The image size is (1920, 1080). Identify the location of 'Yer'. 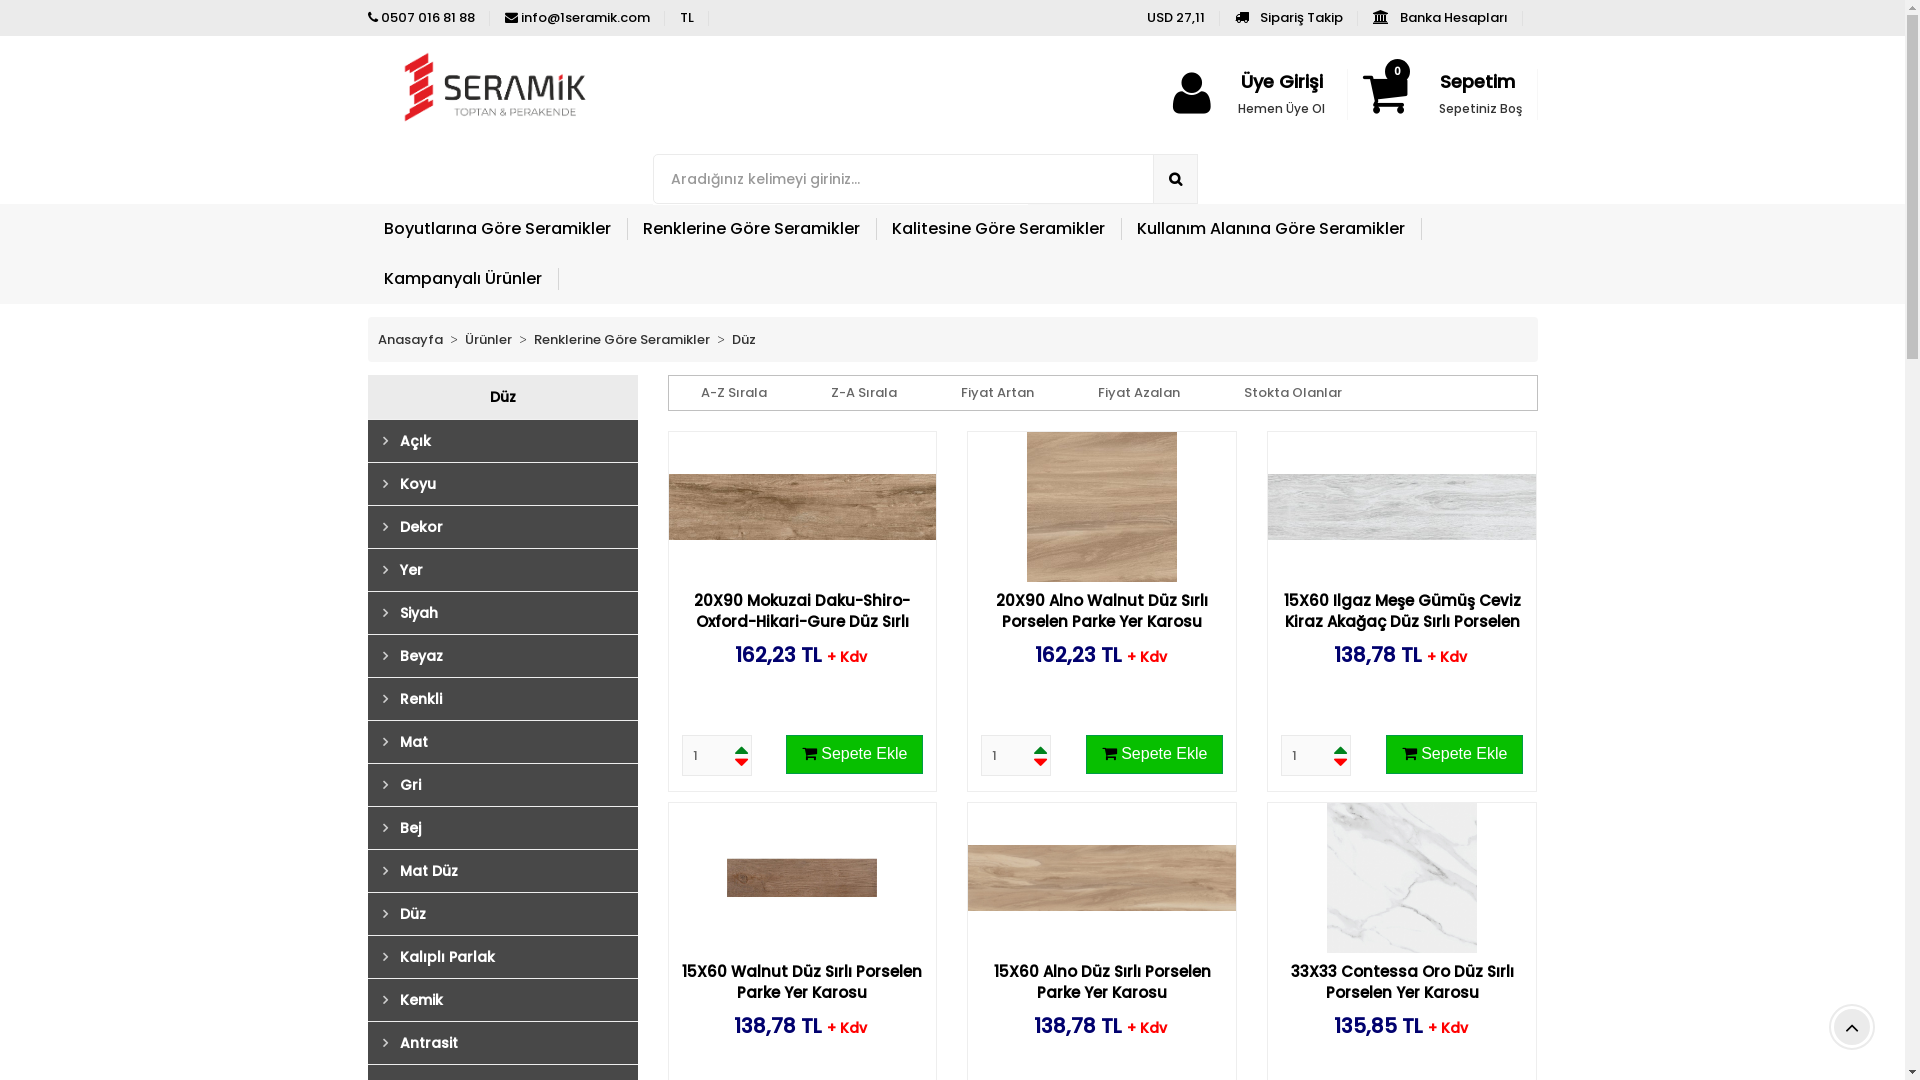
(516, 570).